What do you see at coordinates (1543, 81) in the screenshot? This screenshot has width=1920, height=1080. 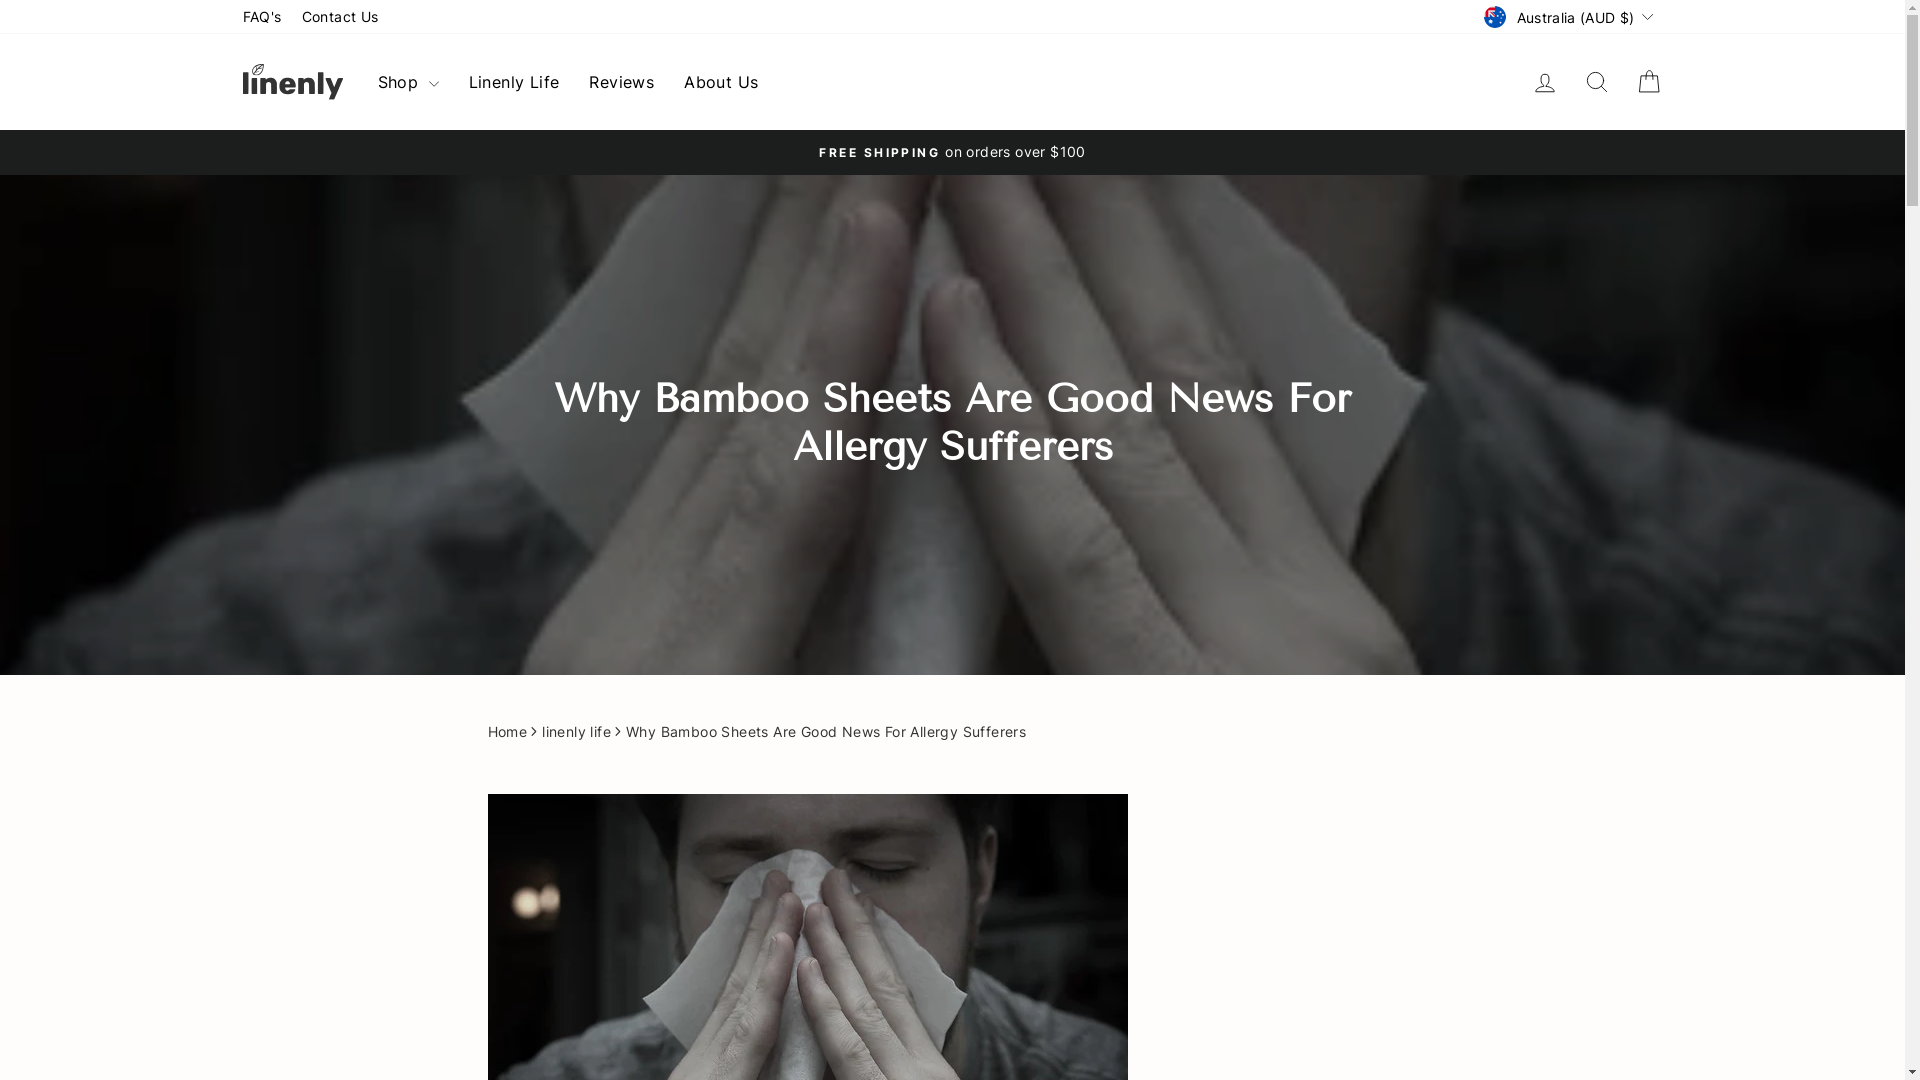 I see `'account` at bounding box center [1543, 81].